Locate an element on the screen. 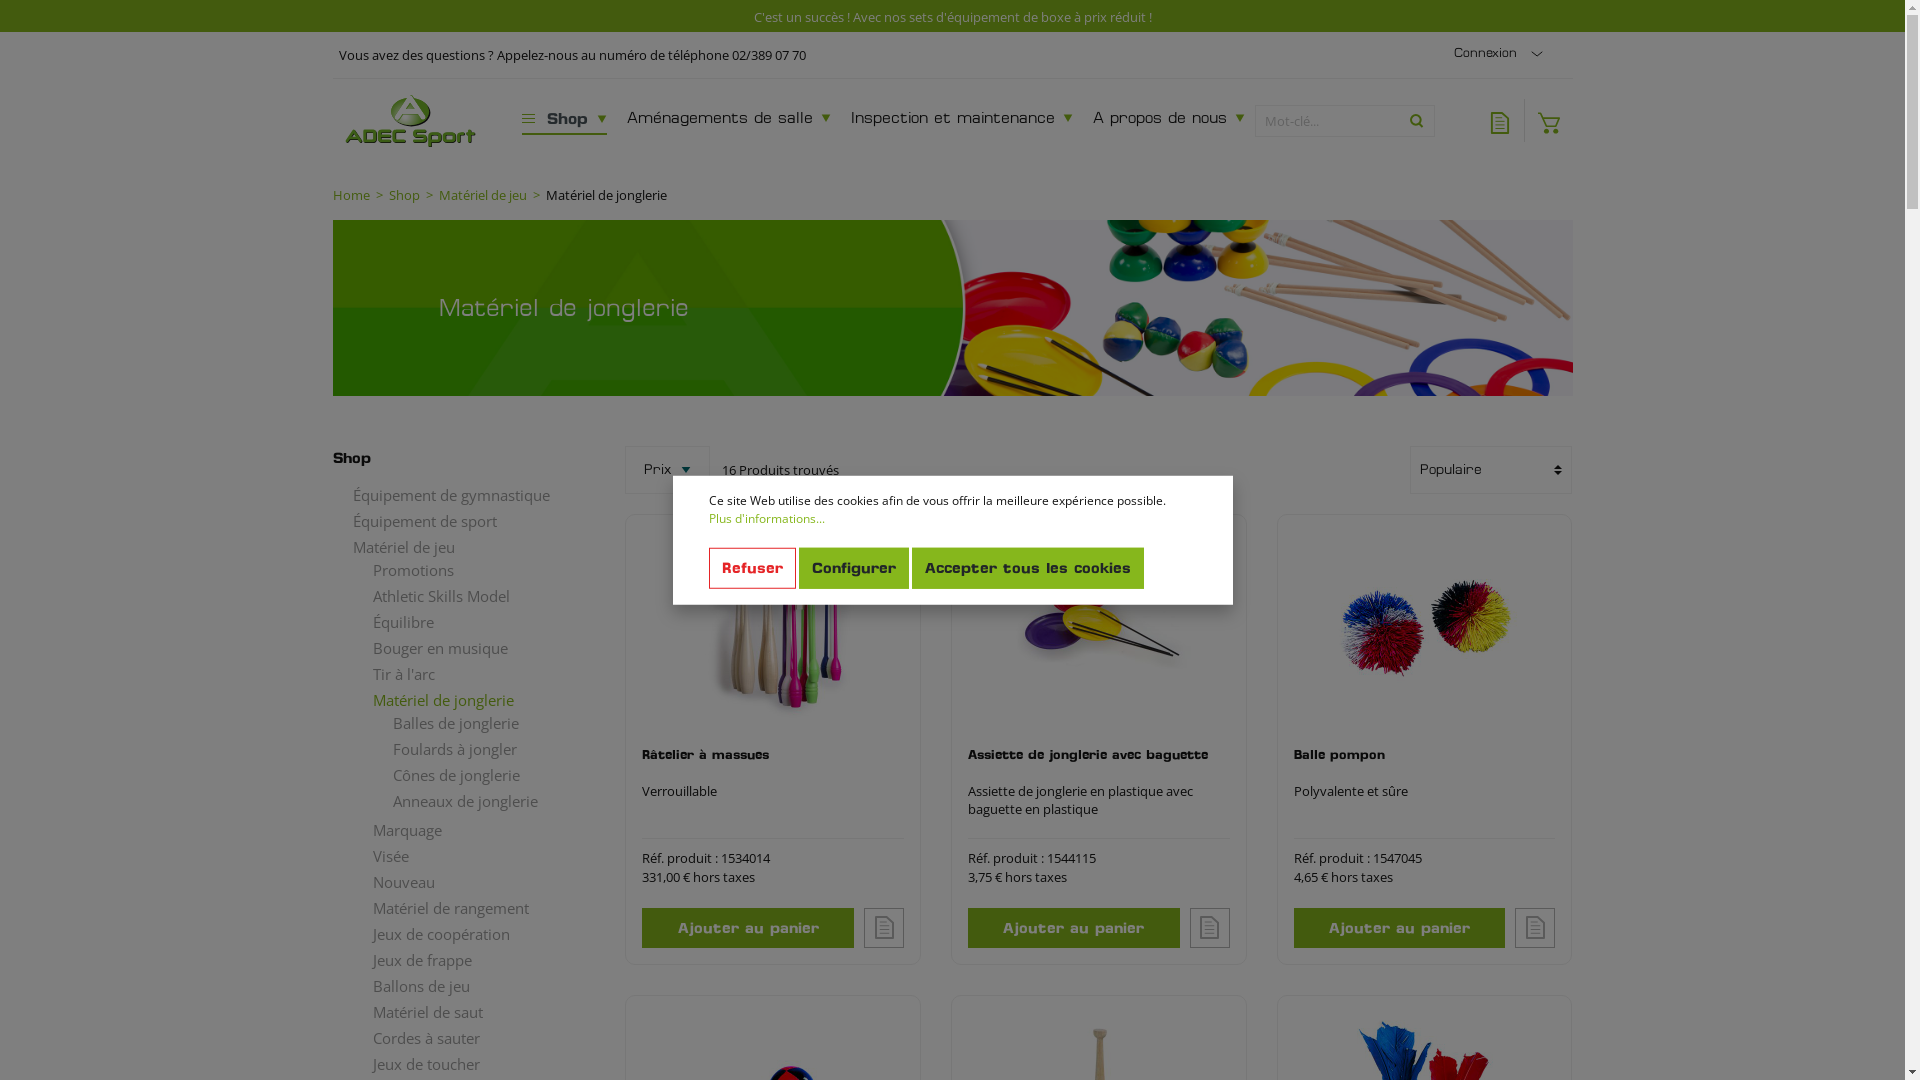 The image size is (1920, 1080). 'Bouger en musique' is located at coordinates (467, 648).